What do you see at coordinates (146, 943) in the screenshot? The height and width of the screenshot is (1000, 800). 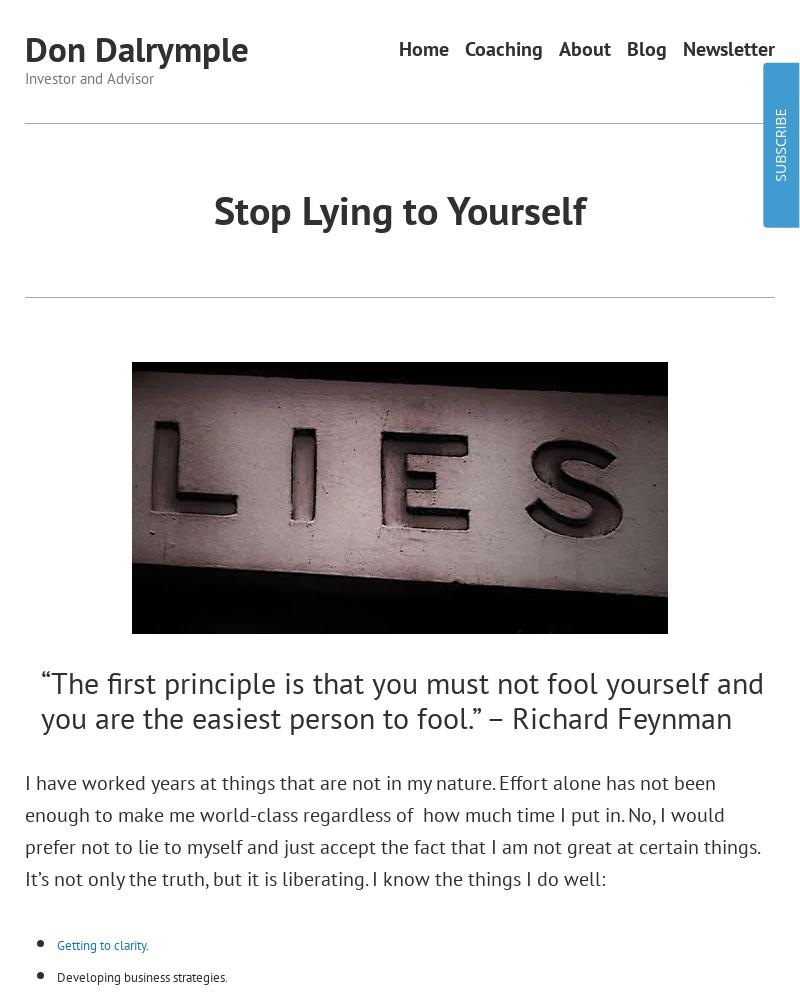 I see `'.'` at bounding box center [146, 943].